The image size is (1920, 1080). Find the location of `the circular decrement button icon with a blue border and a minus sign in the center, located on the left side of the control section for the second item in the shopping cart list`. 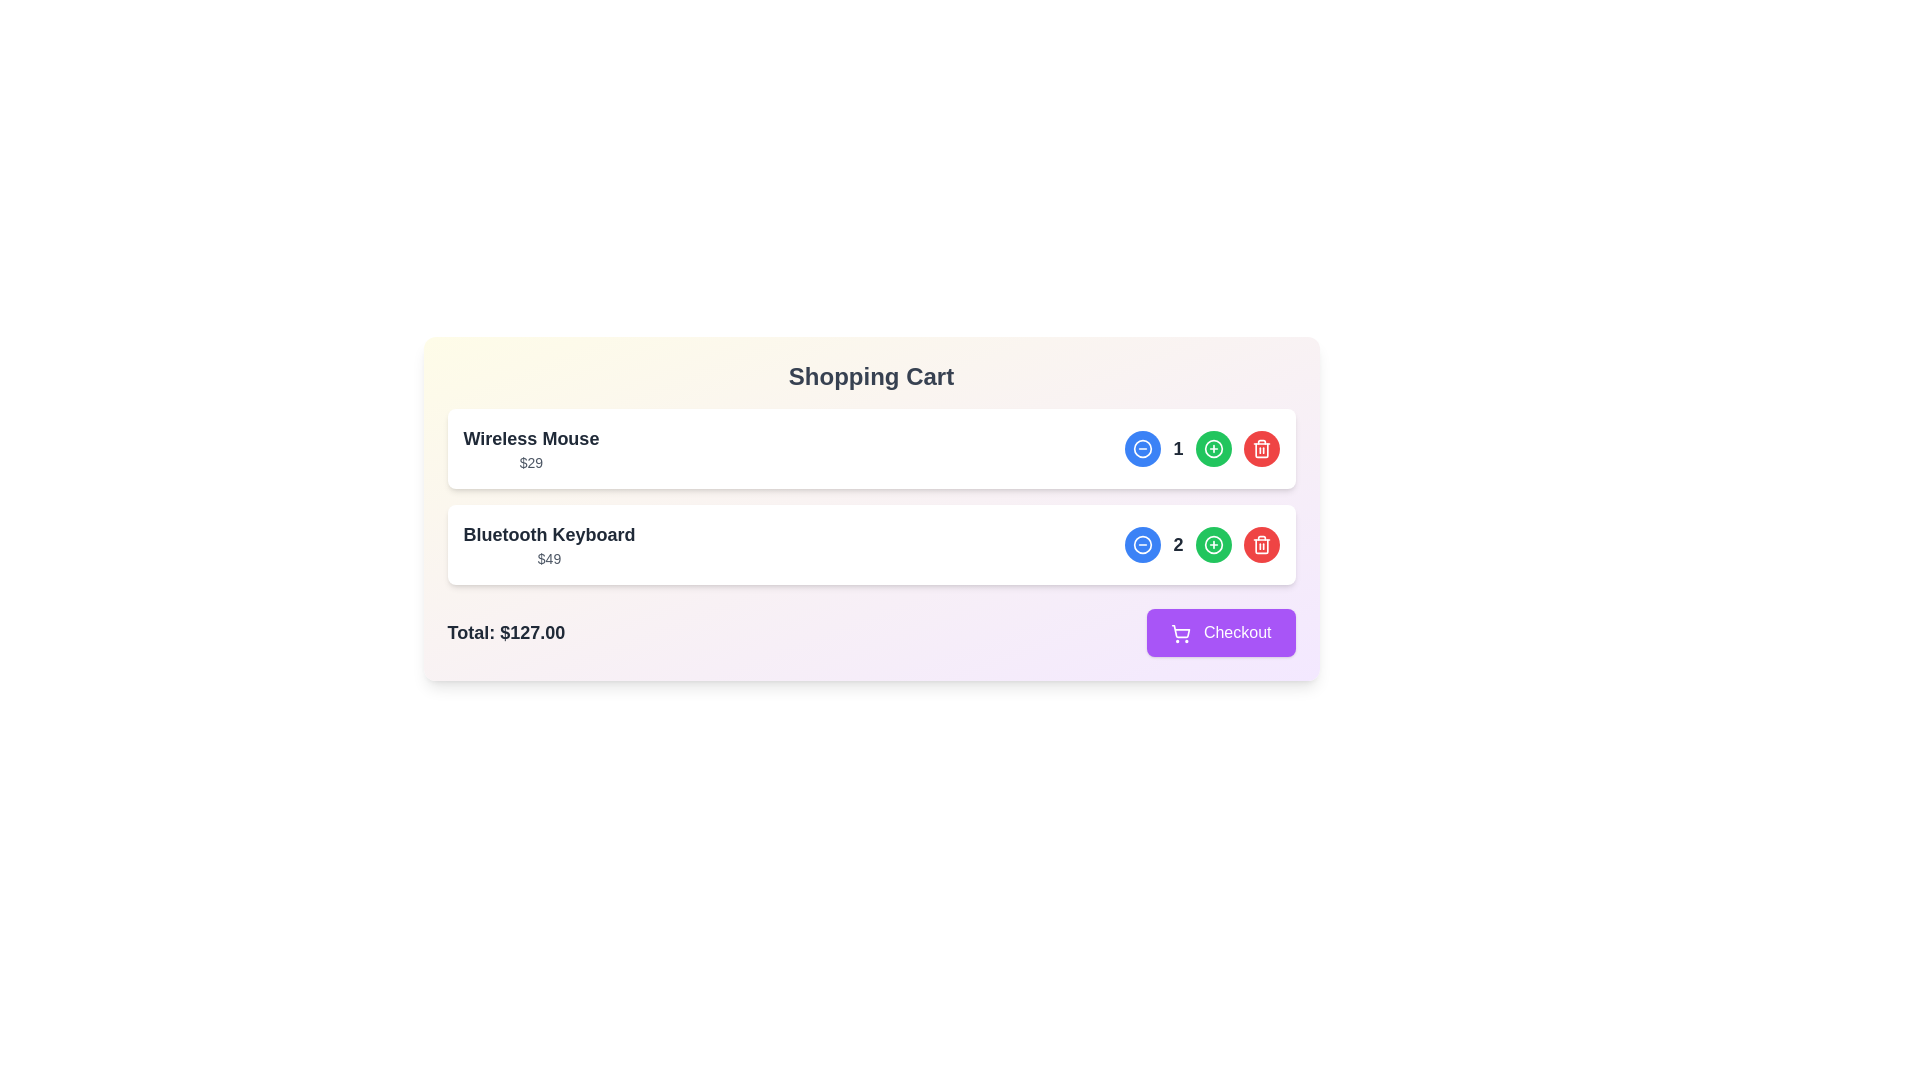

the circular decrement button icon with a blue border and a minus sign in the center, located on the left side of the control section for the second item in the shopping cart list is located at coordinates (1143, 544).